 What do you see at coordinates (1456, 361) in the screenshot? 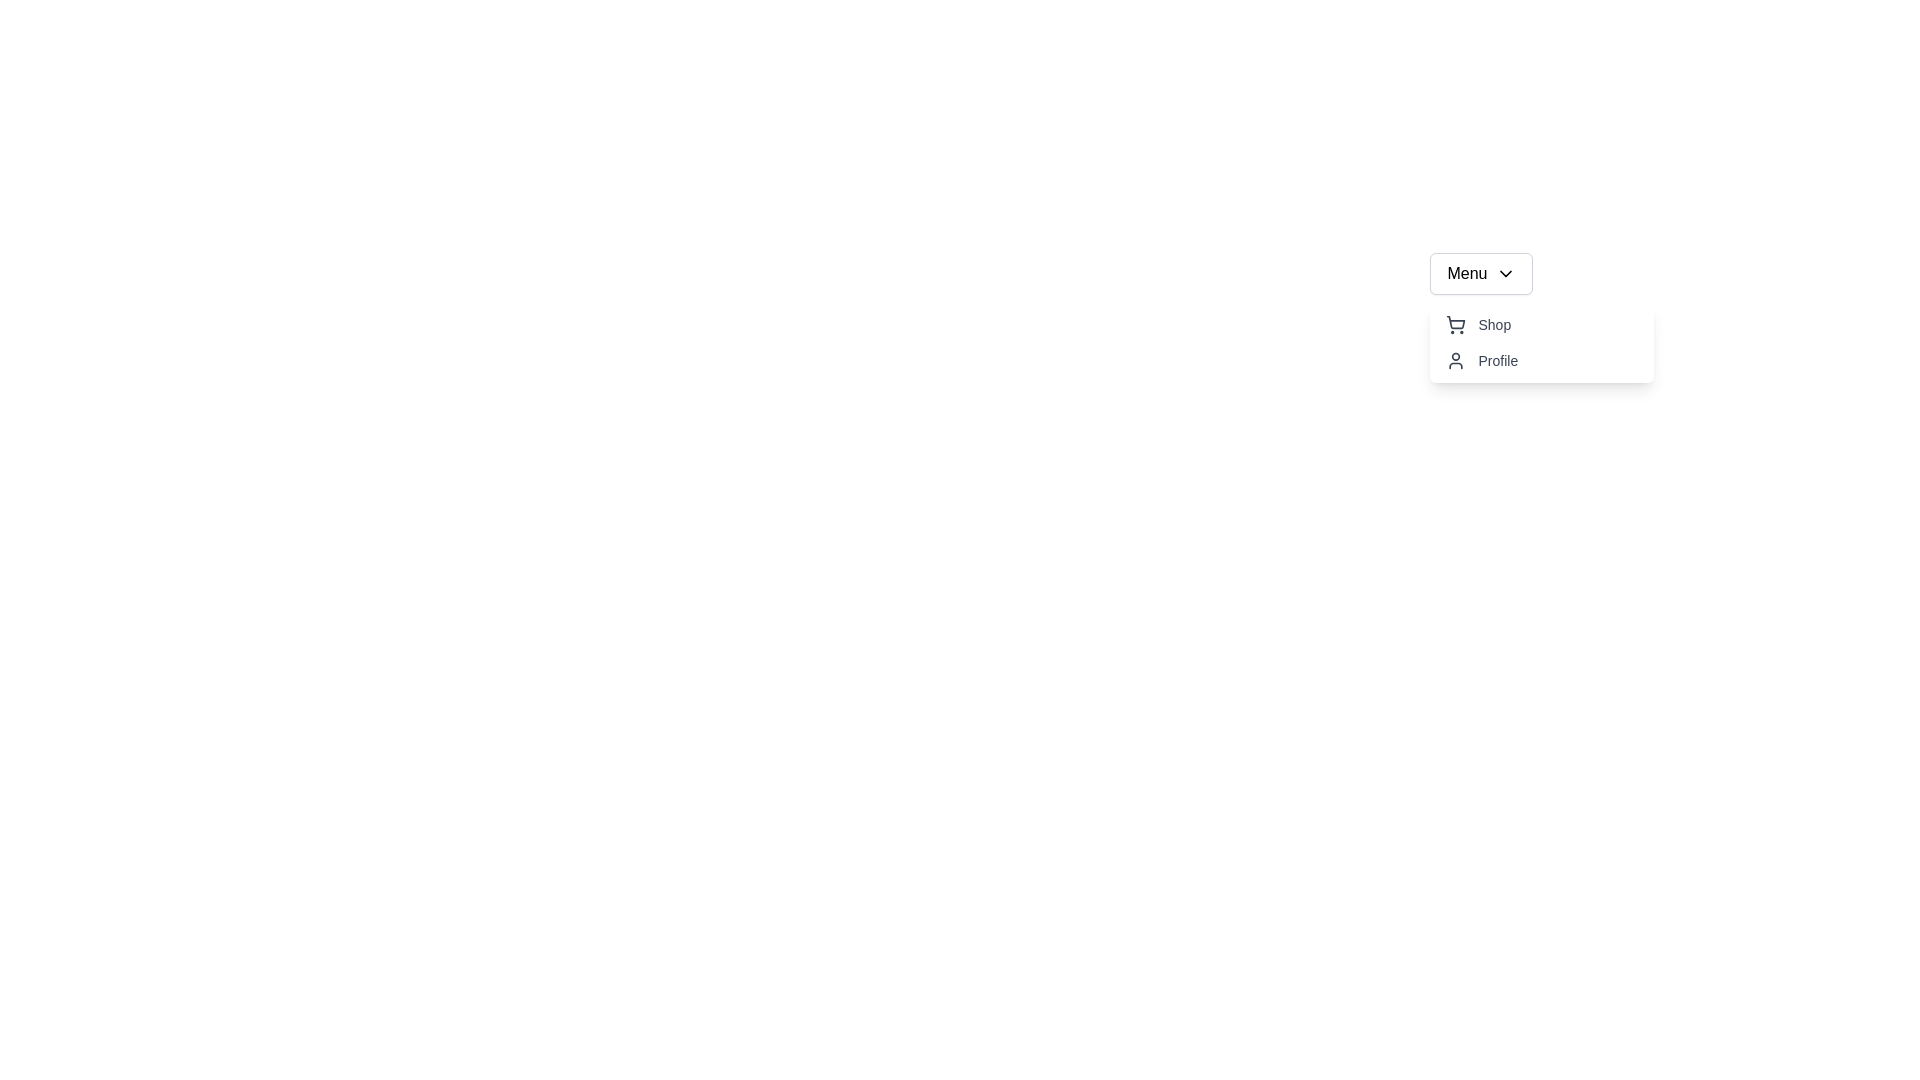
I see `the user silhouette icon located to the left of the 'Profile' text in the dropdown menu` at bounding box center [1456, 361].